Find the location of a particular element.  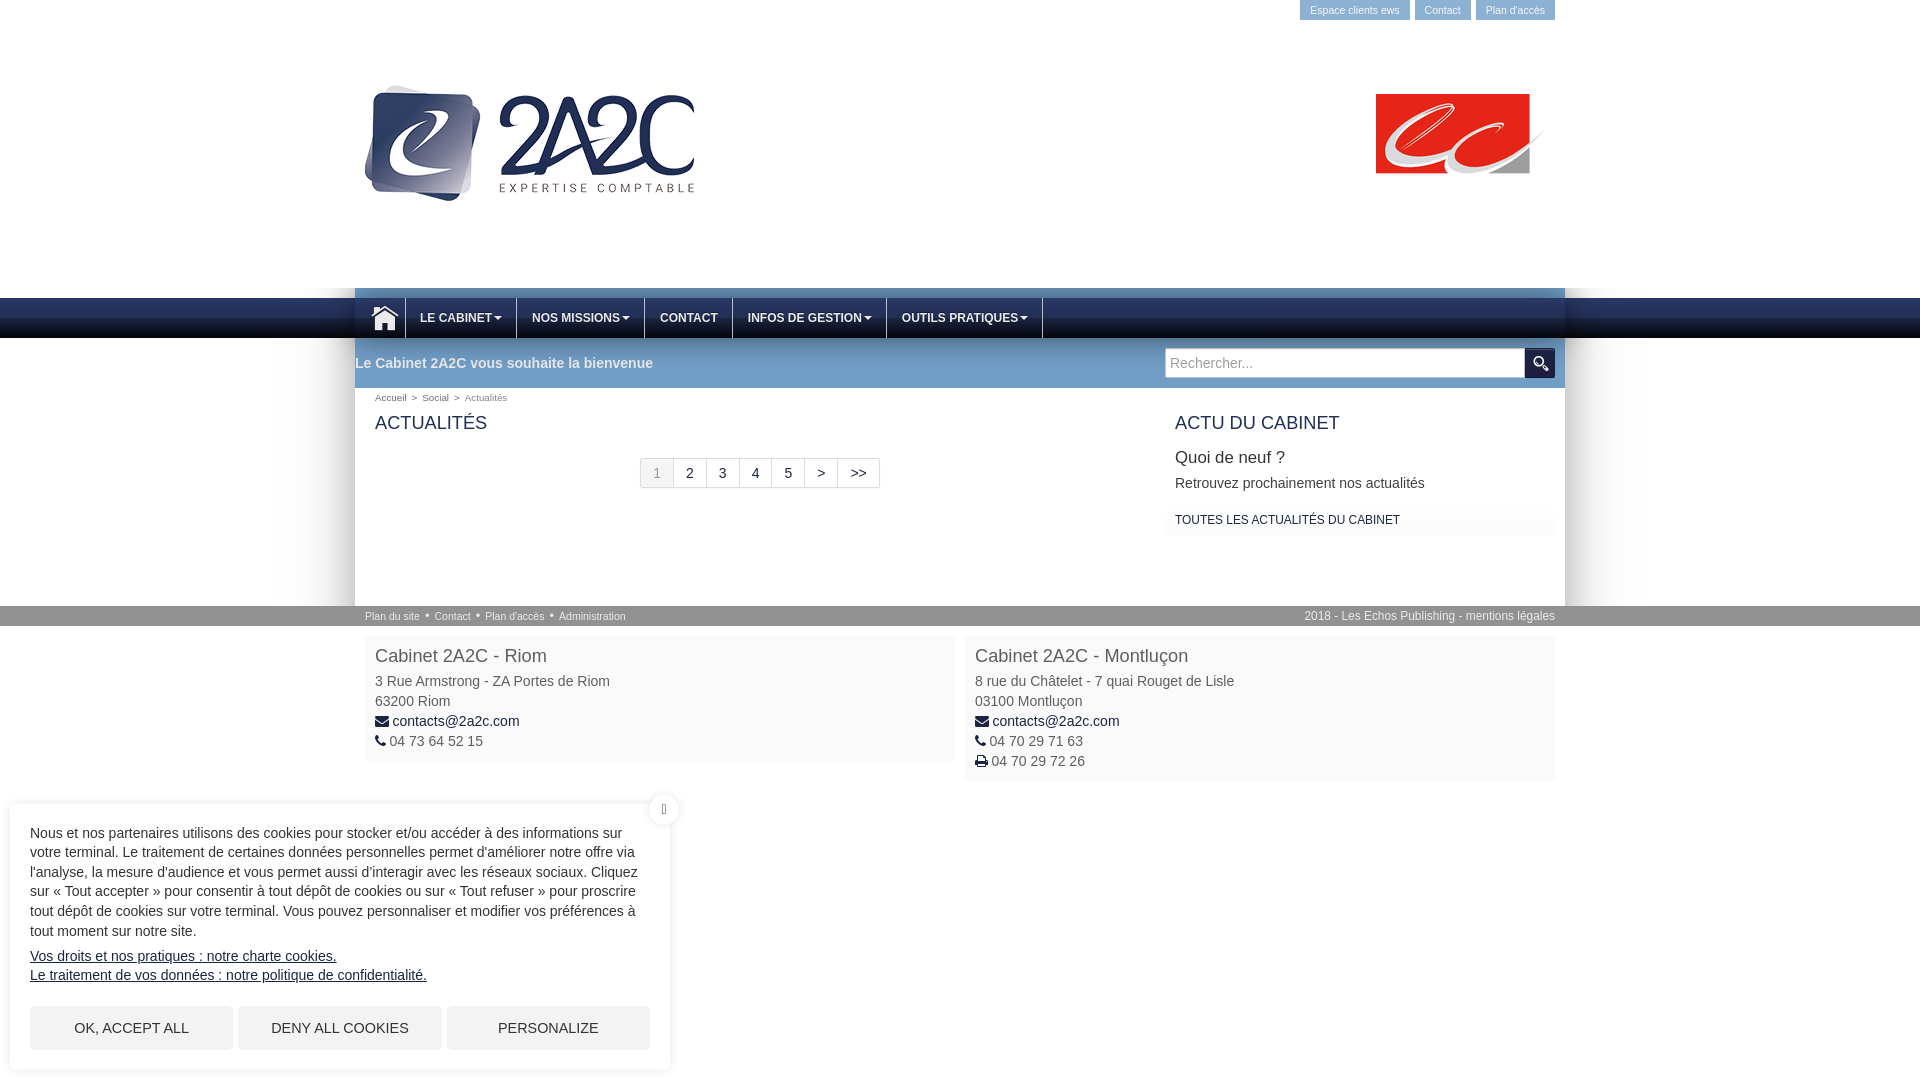

'5' is located at coordinates (771, 473).